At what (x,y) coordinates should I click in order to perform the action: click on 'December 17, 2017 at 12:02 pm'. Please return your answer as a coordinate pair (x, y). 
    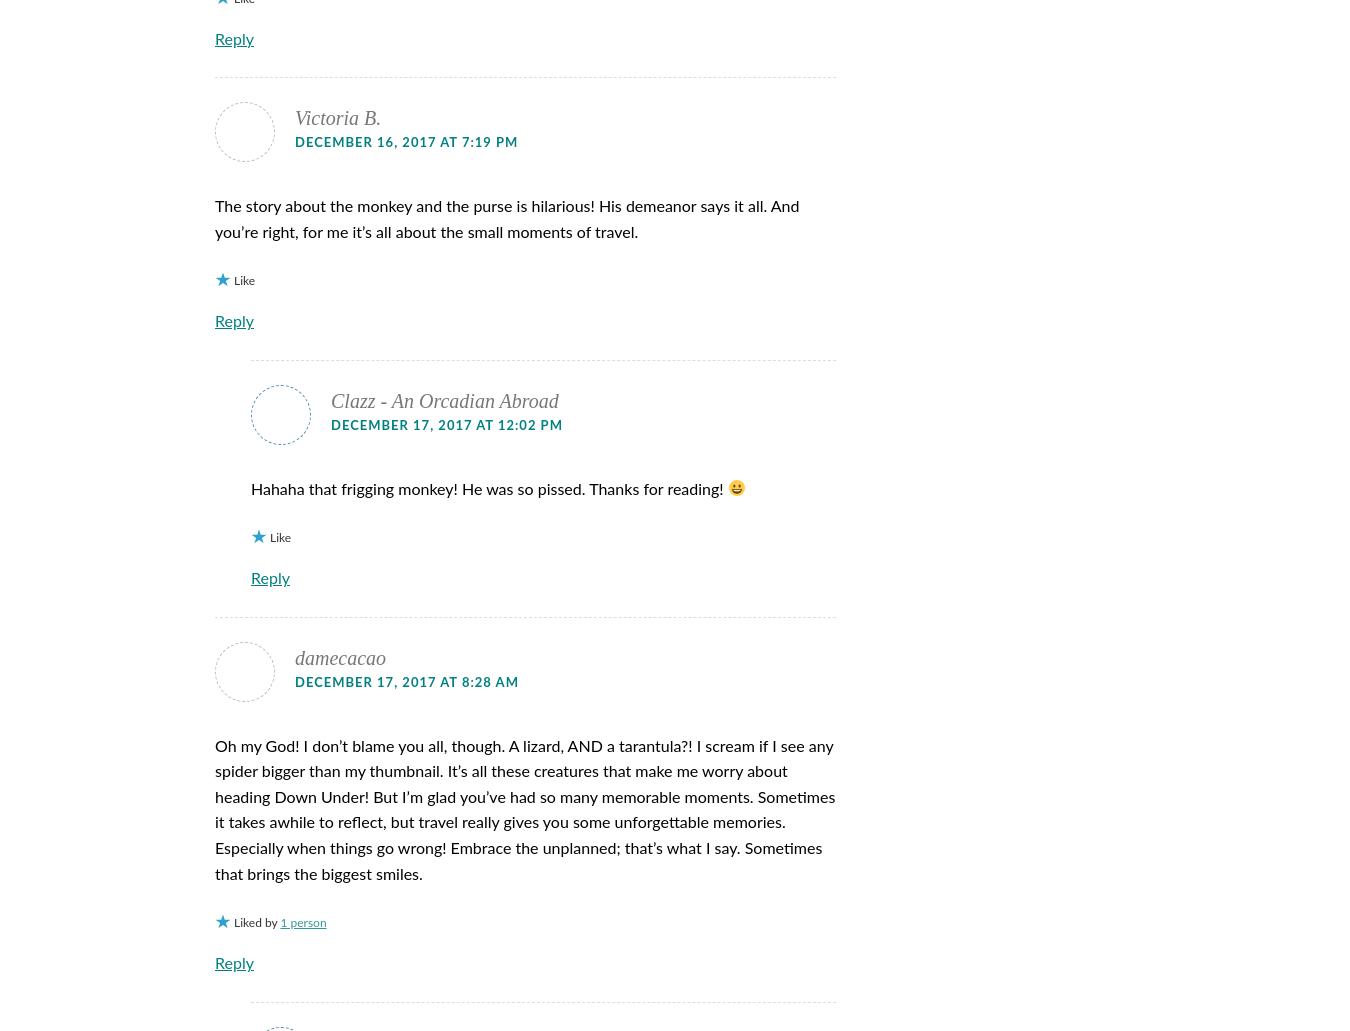
    Looking at the image, I should click on (446, 425).